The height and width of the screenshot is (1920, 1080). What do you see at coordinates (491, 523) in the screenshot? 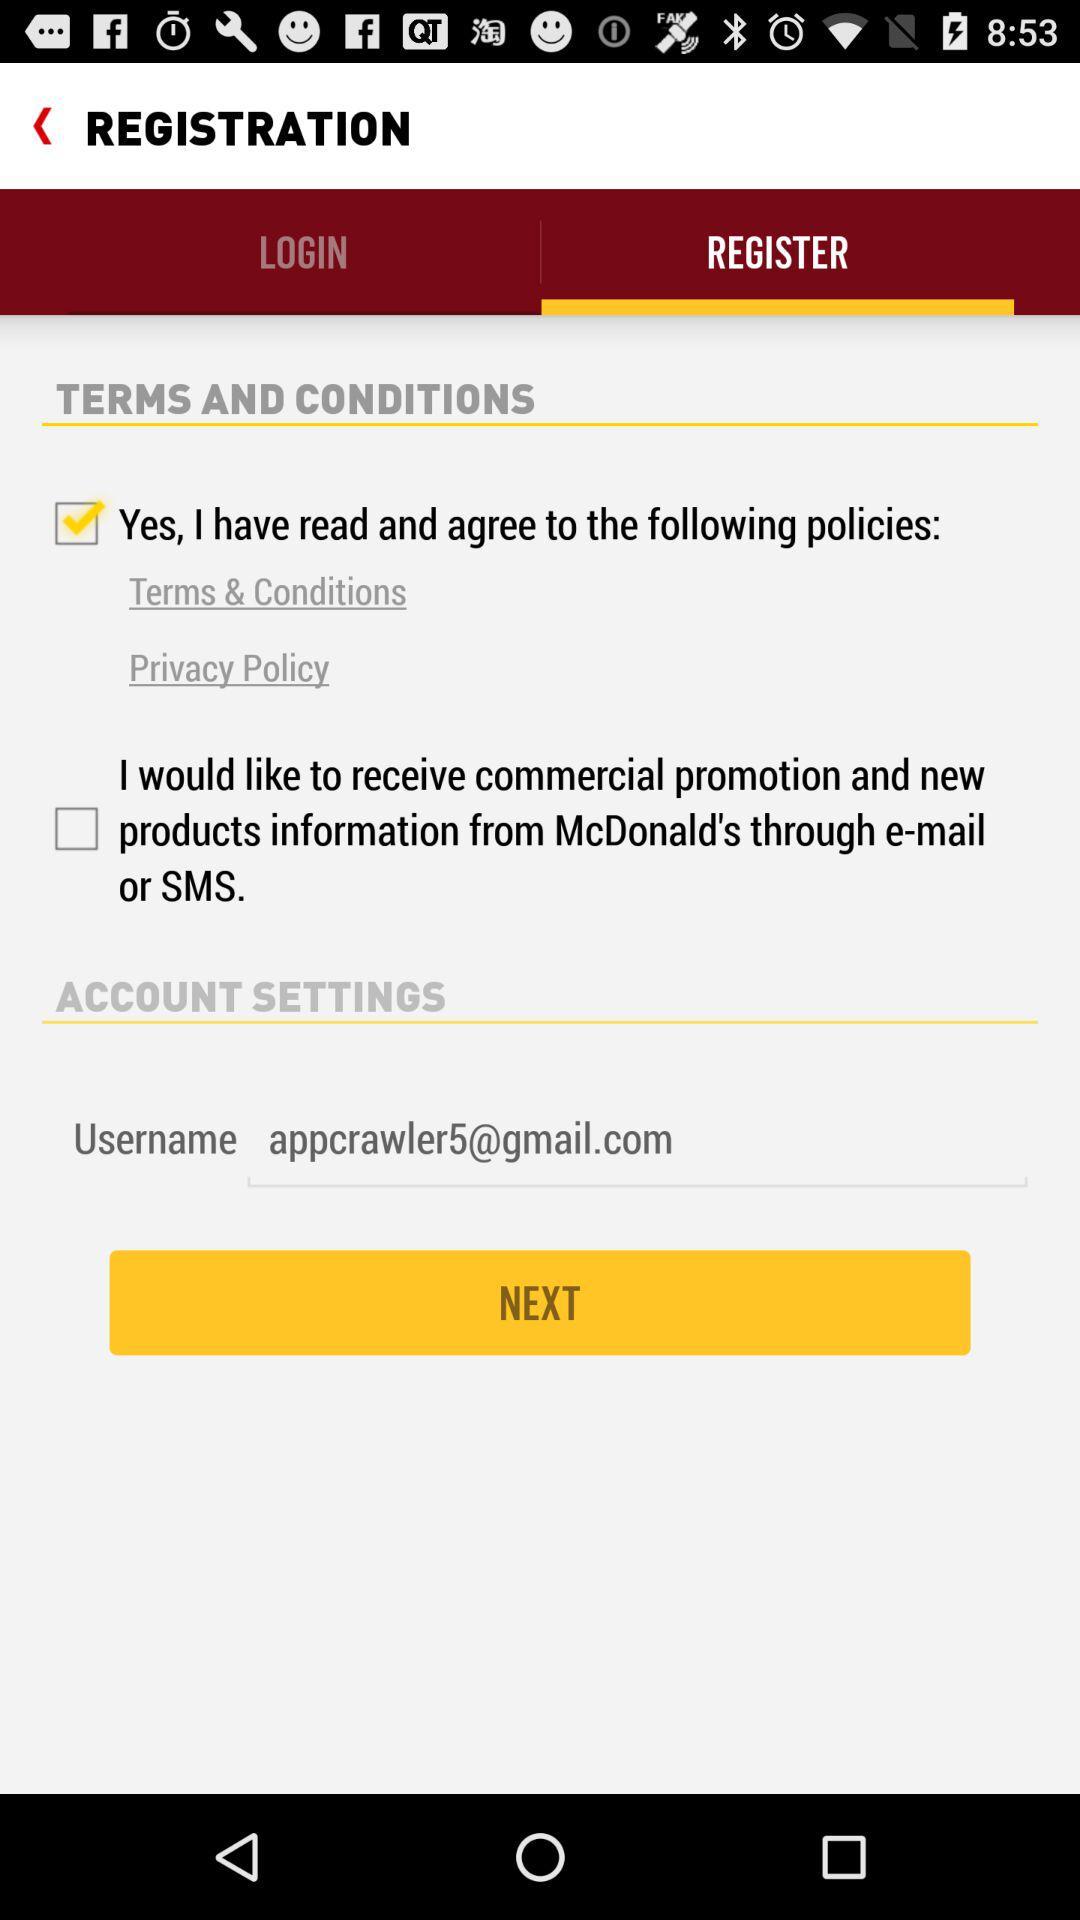
I see `the yes i have item` at bounding box center [491, 523].